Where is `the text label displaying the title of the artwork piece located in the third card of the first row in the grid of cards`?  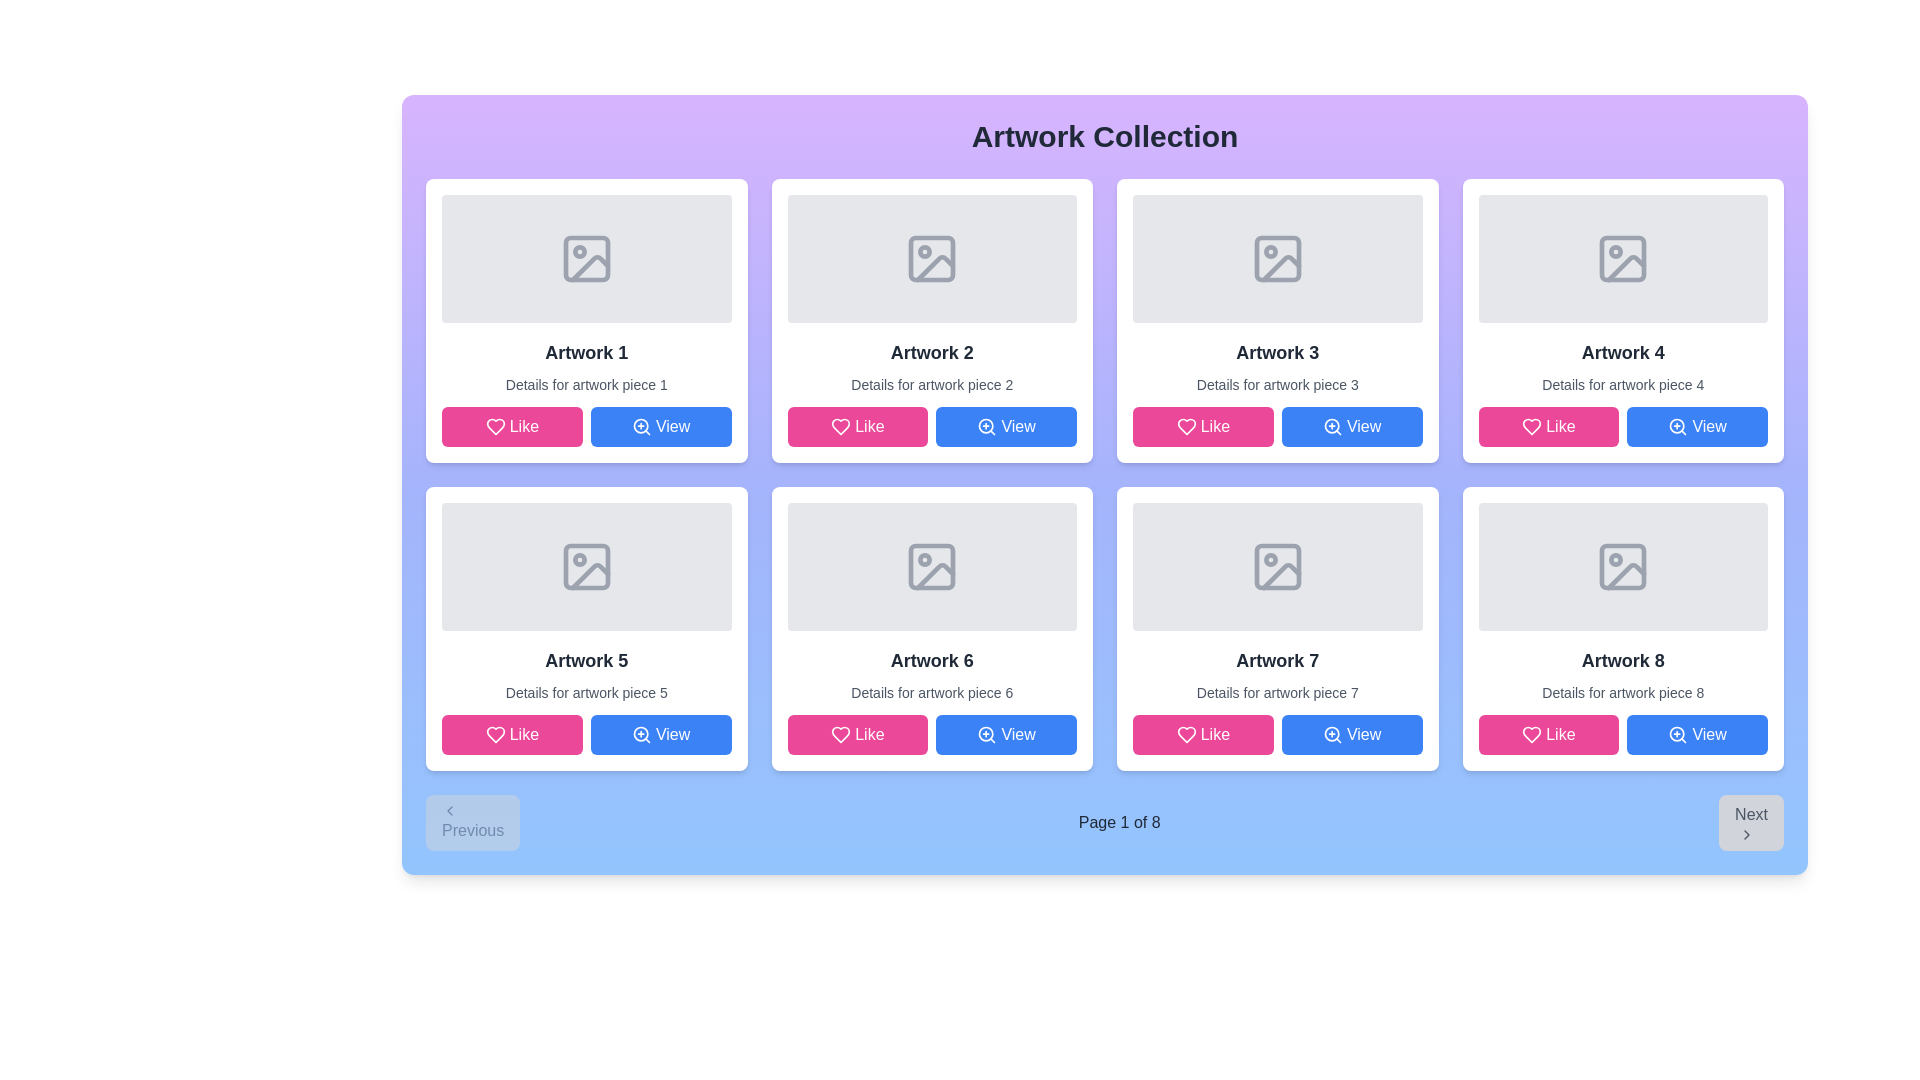 the text label displaying the title of the artwork piece located in the third card of the first row in the grid of cards is located at coordinates (1276, 352).